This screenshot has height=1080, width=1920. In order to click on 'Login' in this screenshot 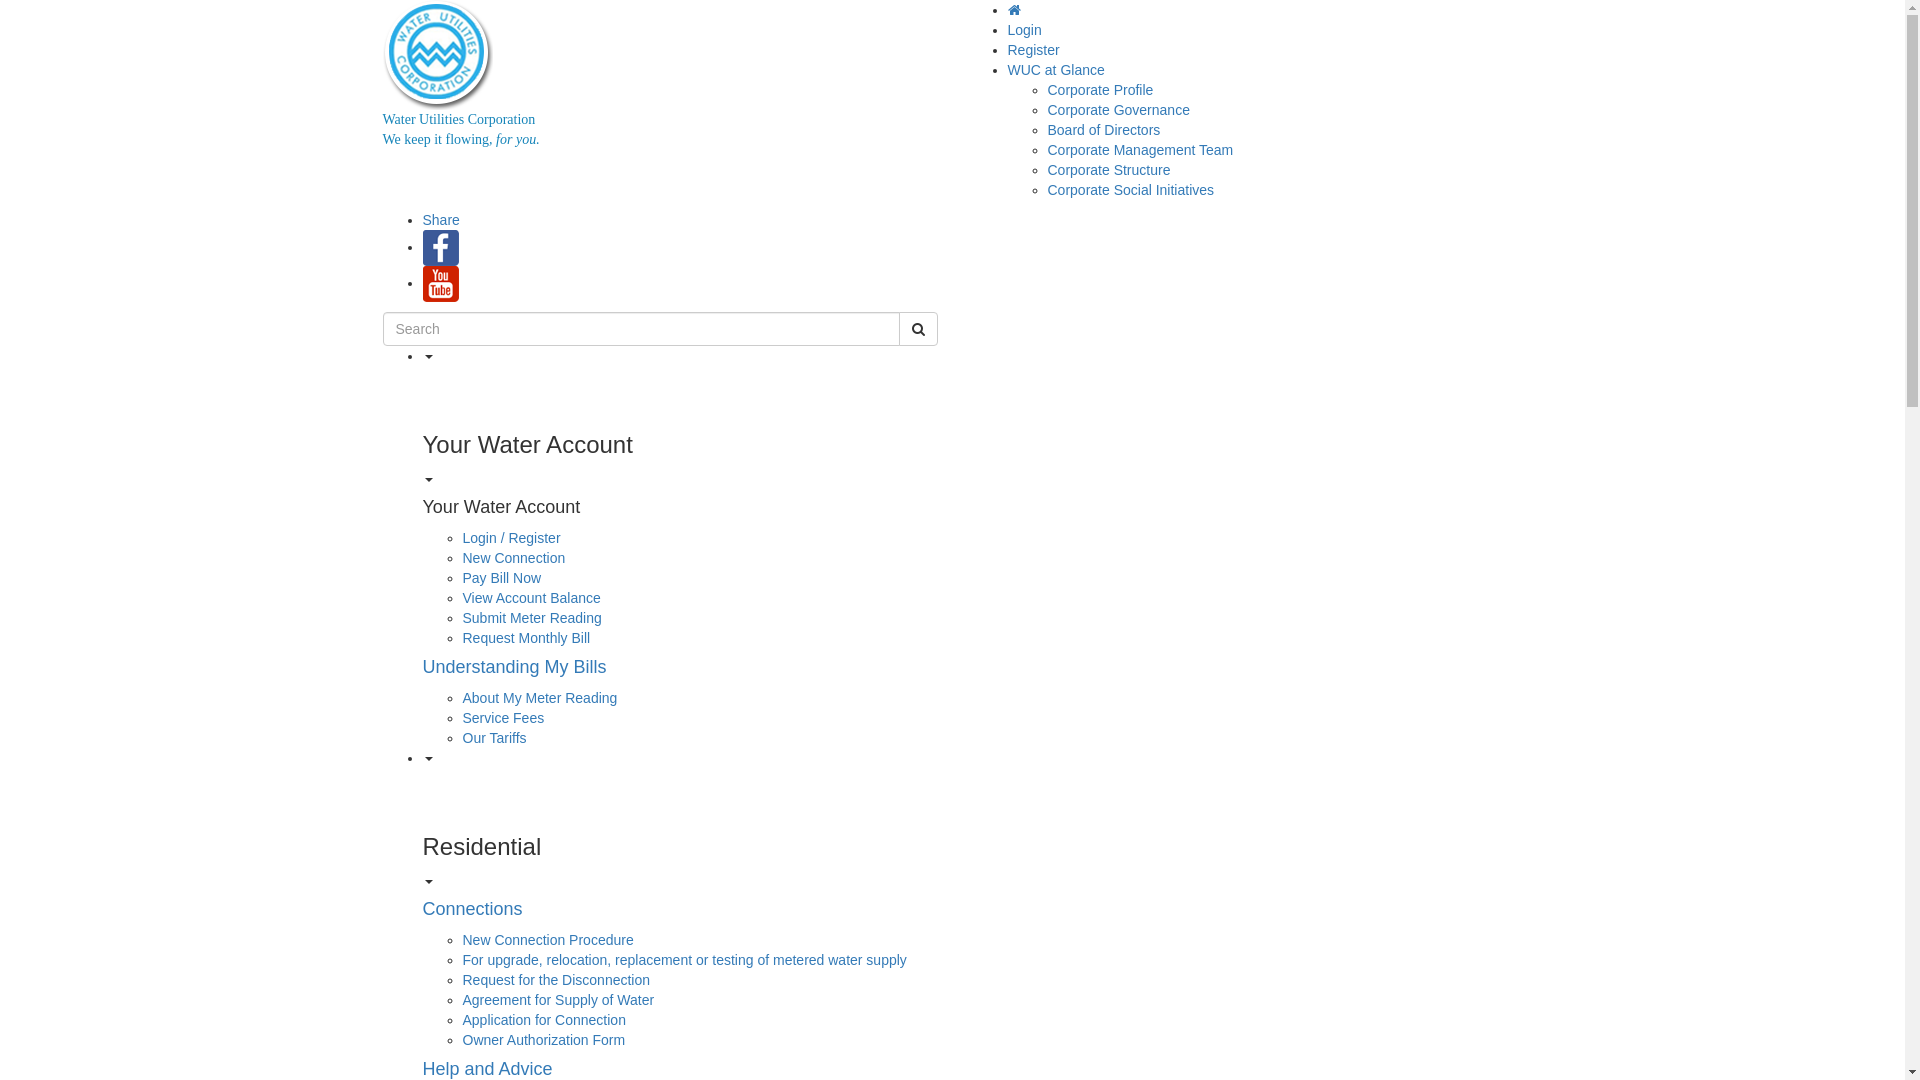, I will do `click(1025, 30)`.